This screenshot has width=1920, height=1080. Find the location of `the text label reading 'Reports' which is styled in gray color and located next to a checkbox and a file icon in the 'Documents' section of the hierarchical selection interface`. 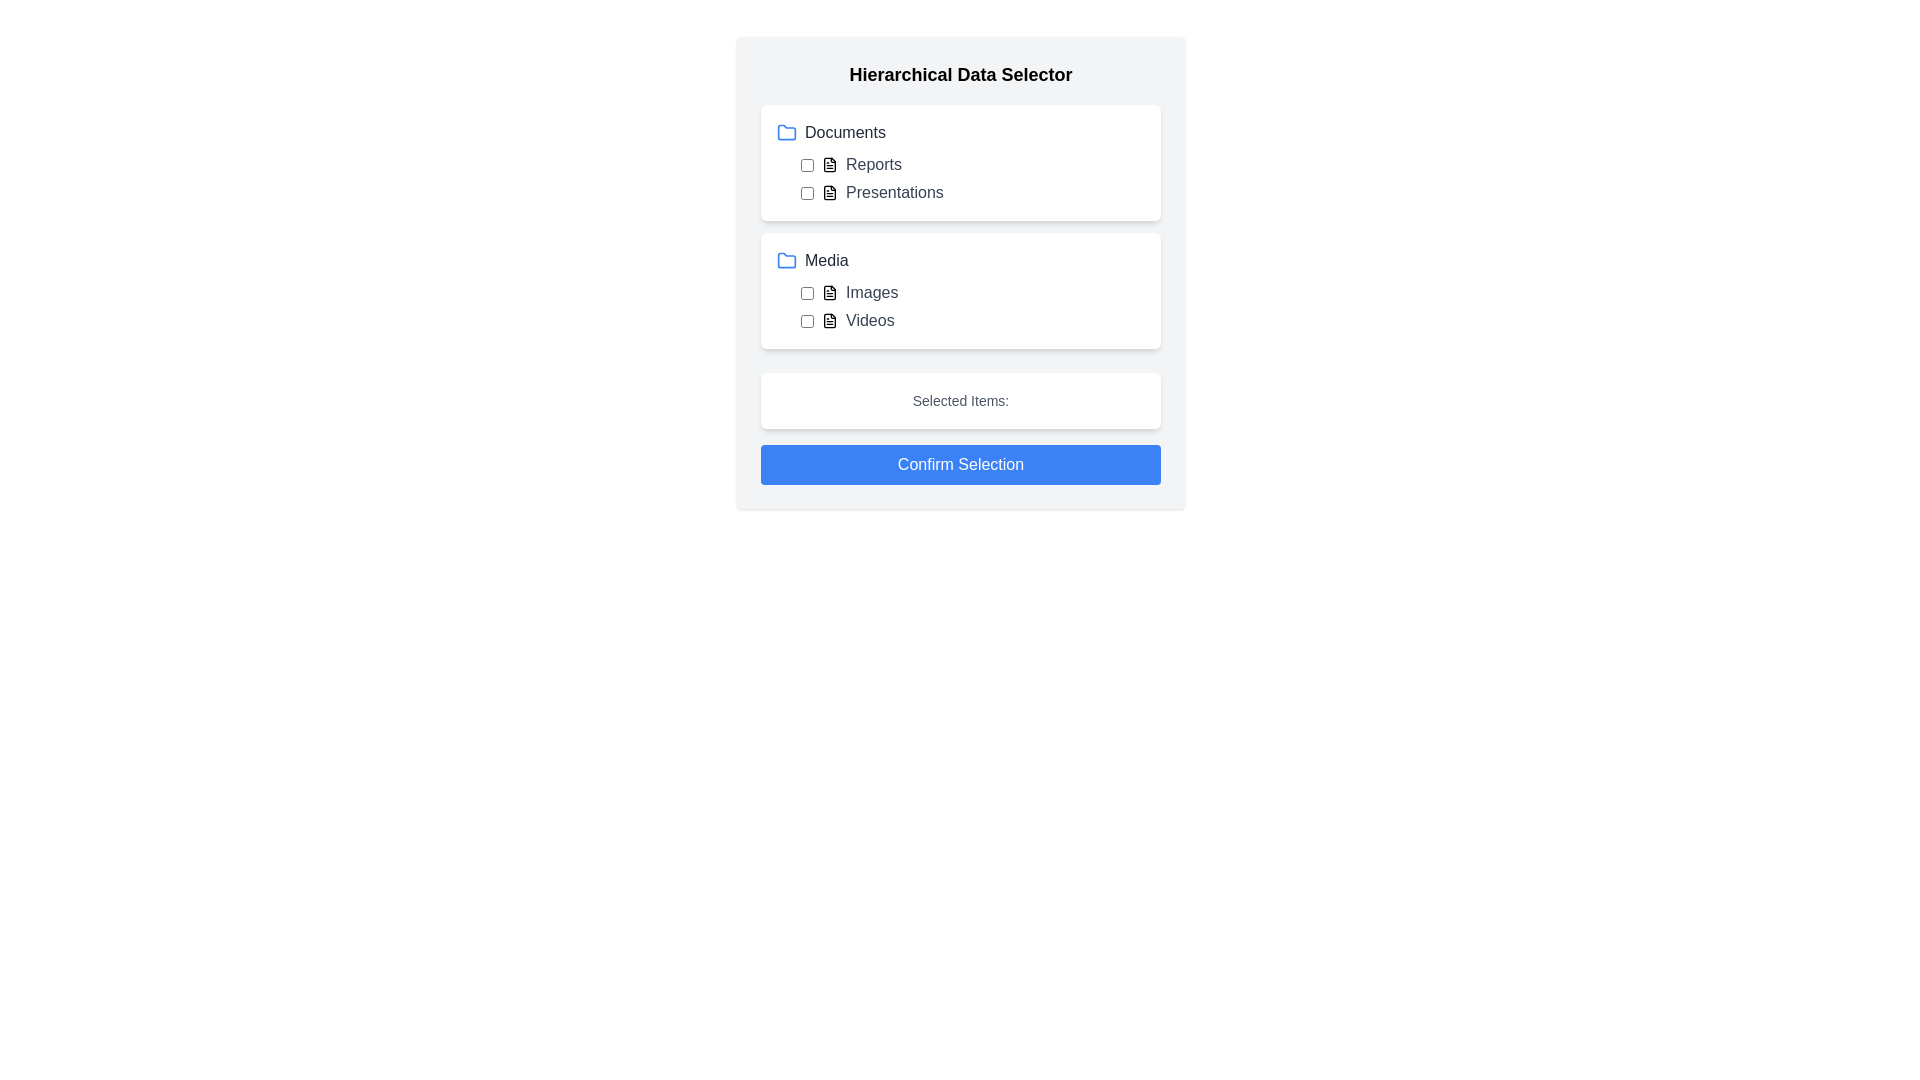

the text label reading 'Reports' which is styled in gray color and located next to a checkbox and a file icon in the 'Documents' section of the hierarchical selection interface is located at coordinates (873, 164).